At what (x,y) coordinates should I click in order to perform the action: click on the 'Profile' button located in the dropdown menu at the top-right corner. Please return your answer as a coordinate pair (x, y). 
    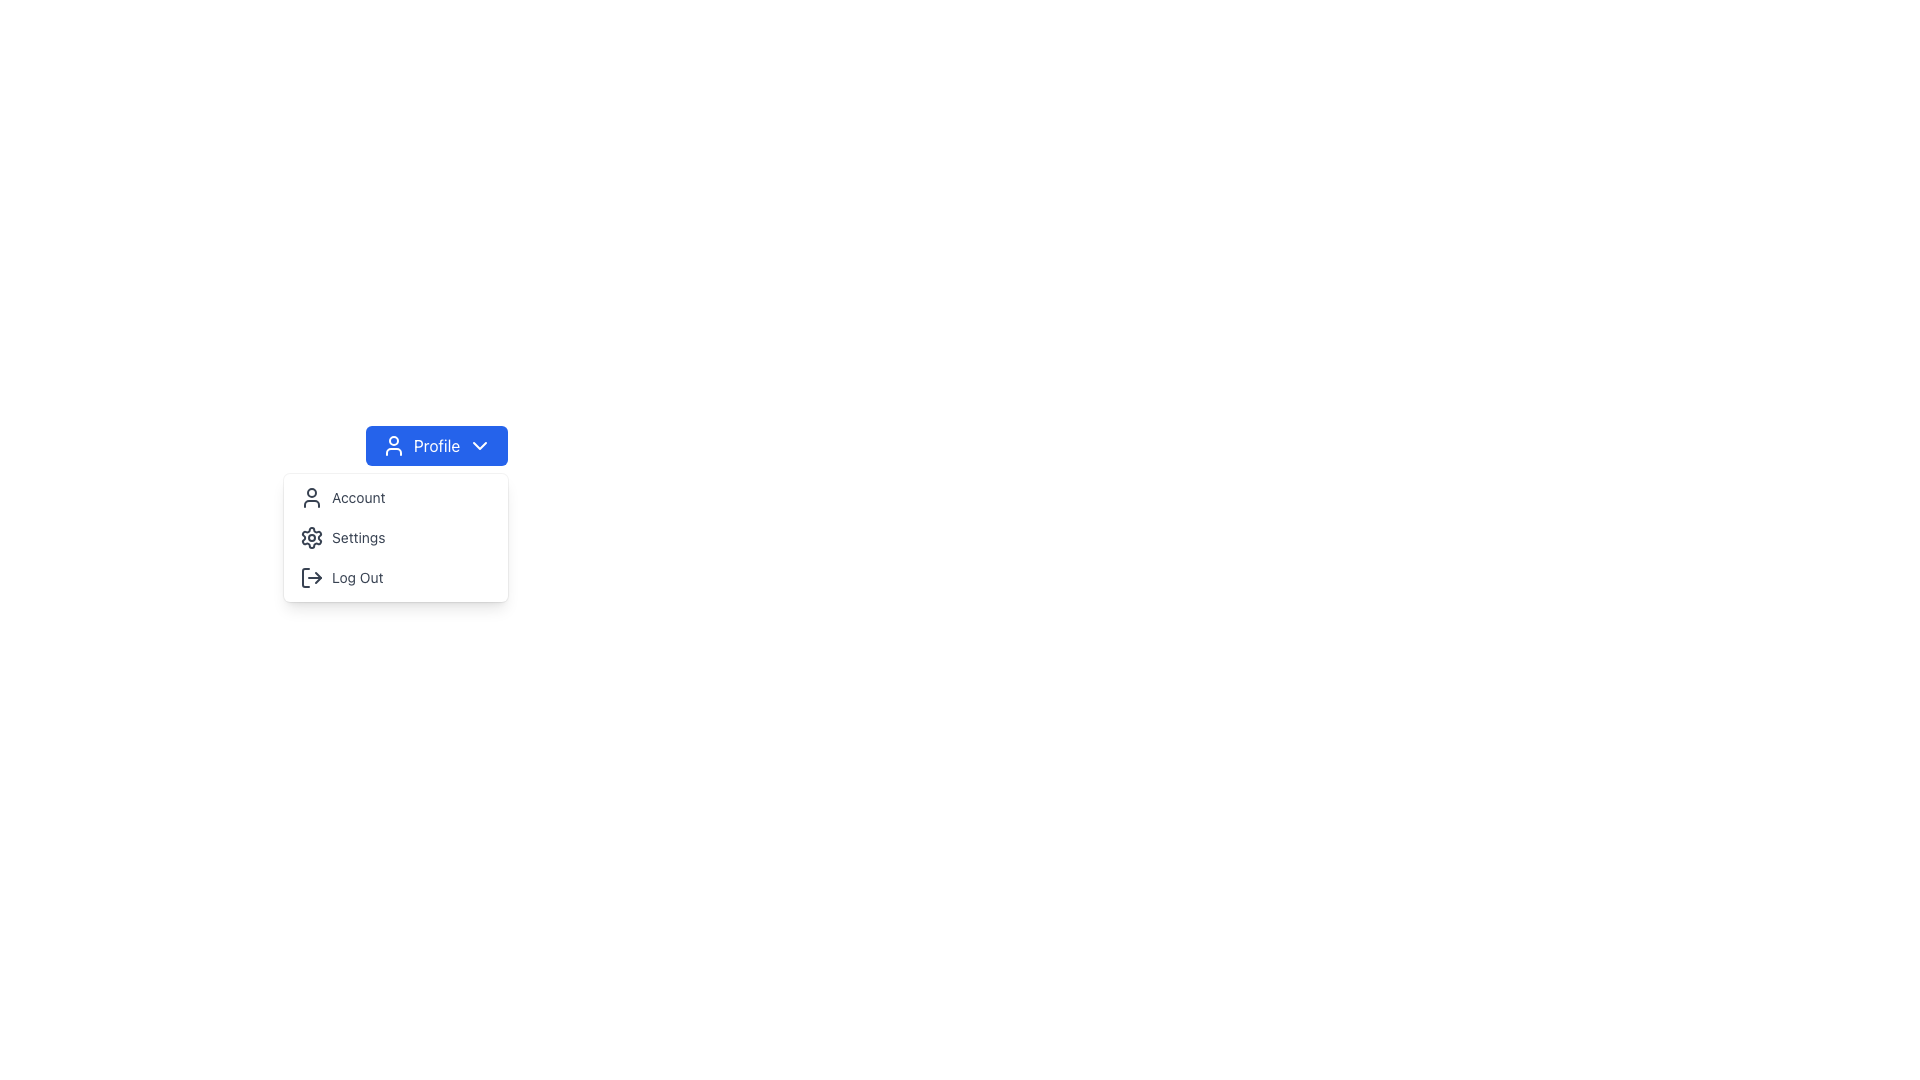
    Looking at the image, I should click on (435, 445).